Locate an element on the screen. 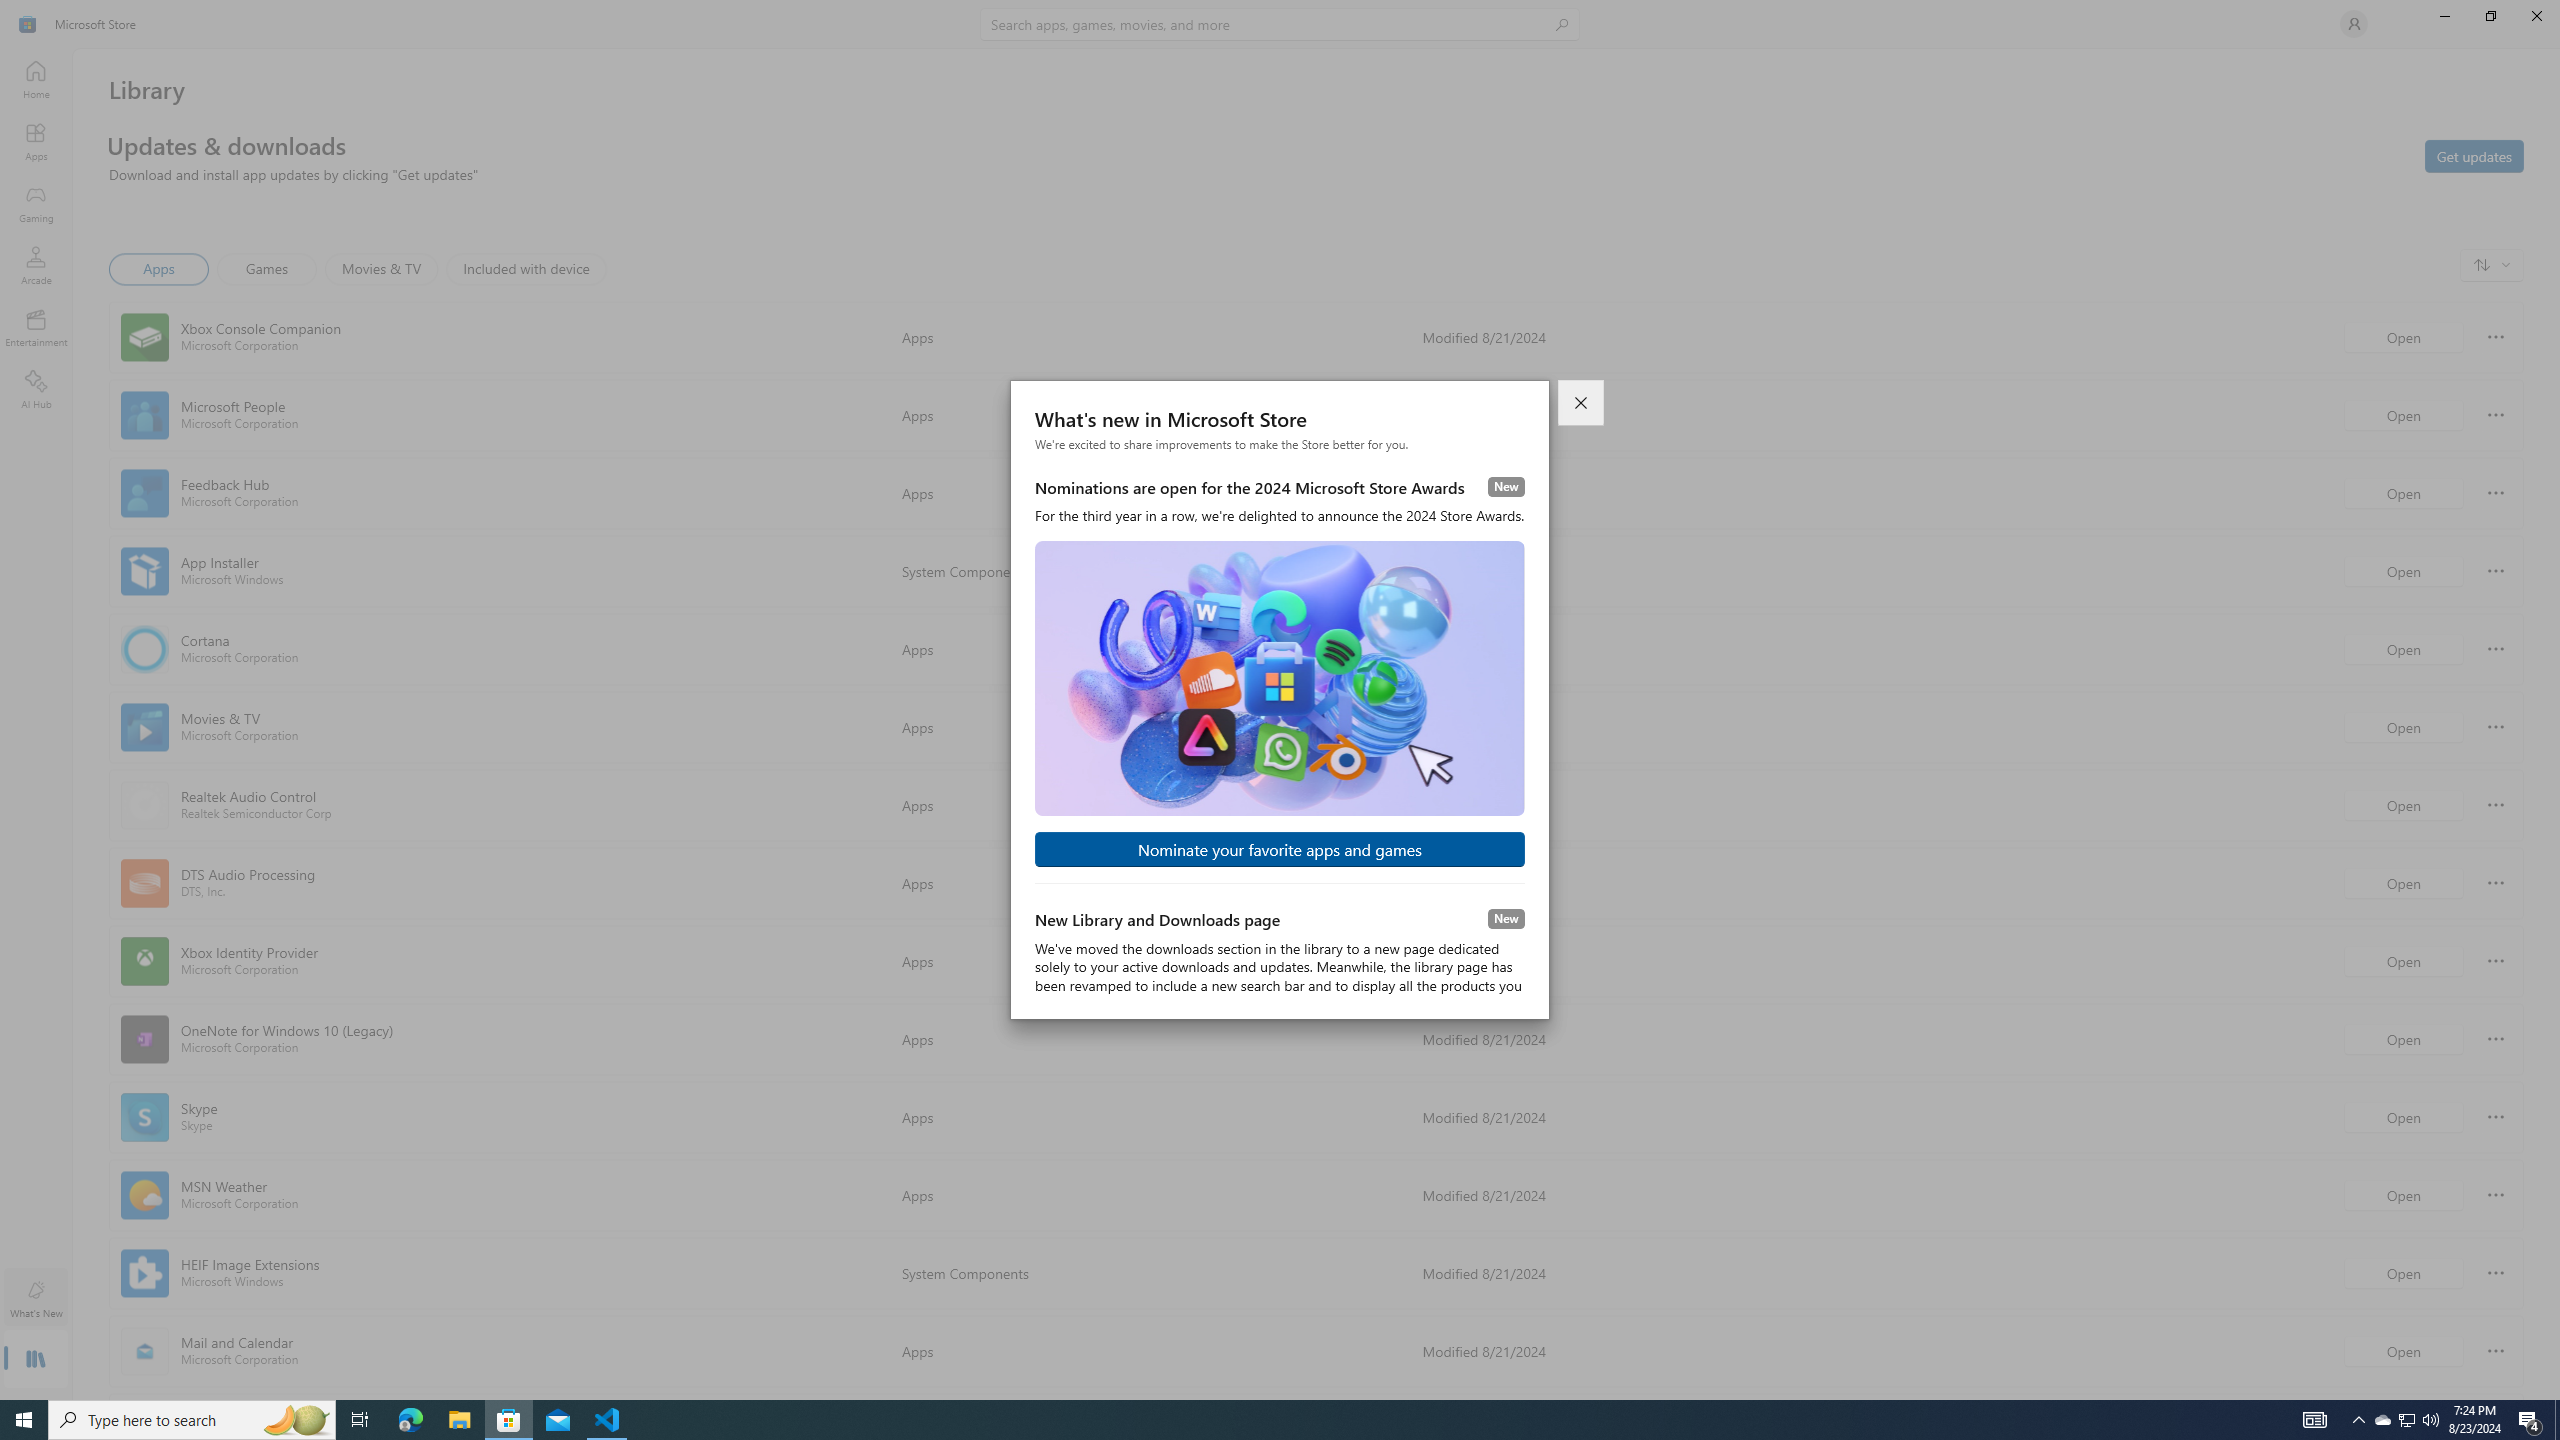 Image resolution: width=2560 pixels, height=1440 pixels. 'What' is located at coordinates (34, 1298).